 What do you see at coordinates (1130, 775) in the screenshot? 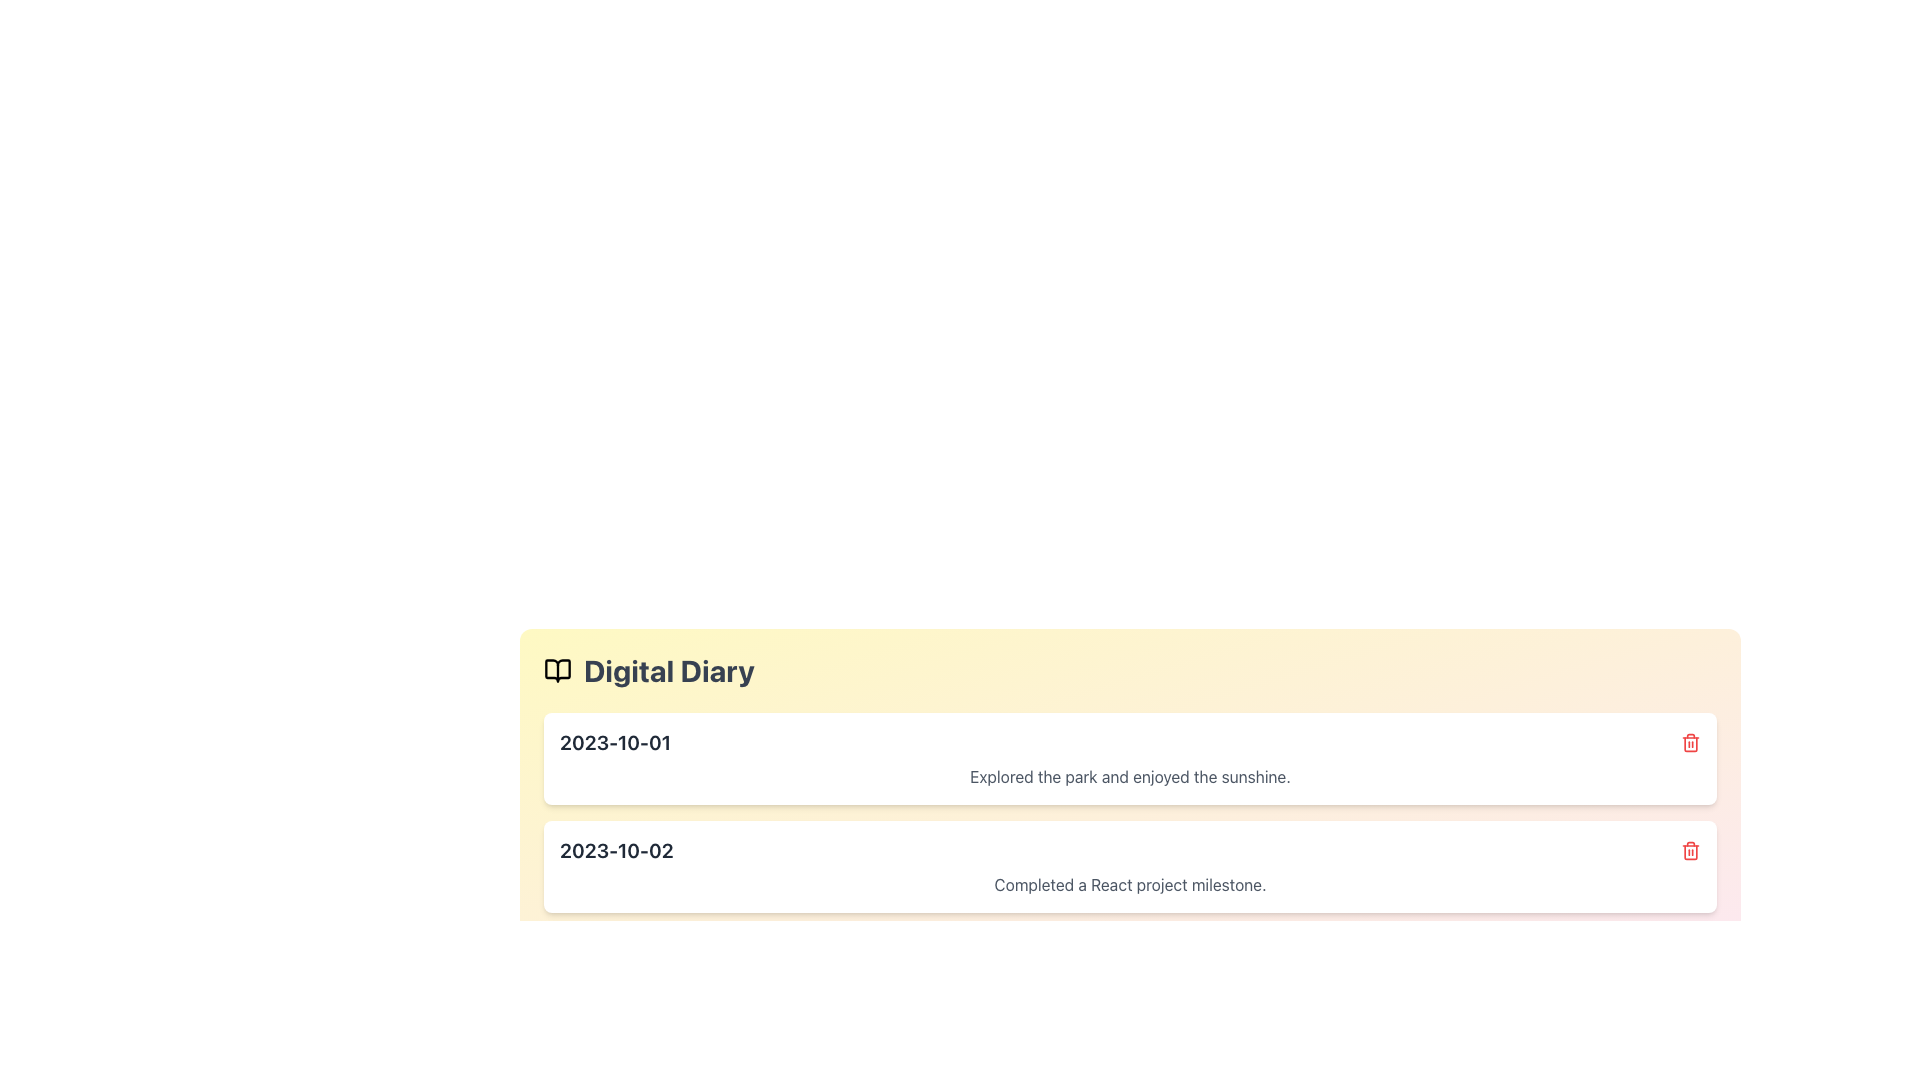
I see `the informational text label displaying a diary entry located below the date '2023-10-01' and to the right of the trash icon` at bounding box center [1130, 775].